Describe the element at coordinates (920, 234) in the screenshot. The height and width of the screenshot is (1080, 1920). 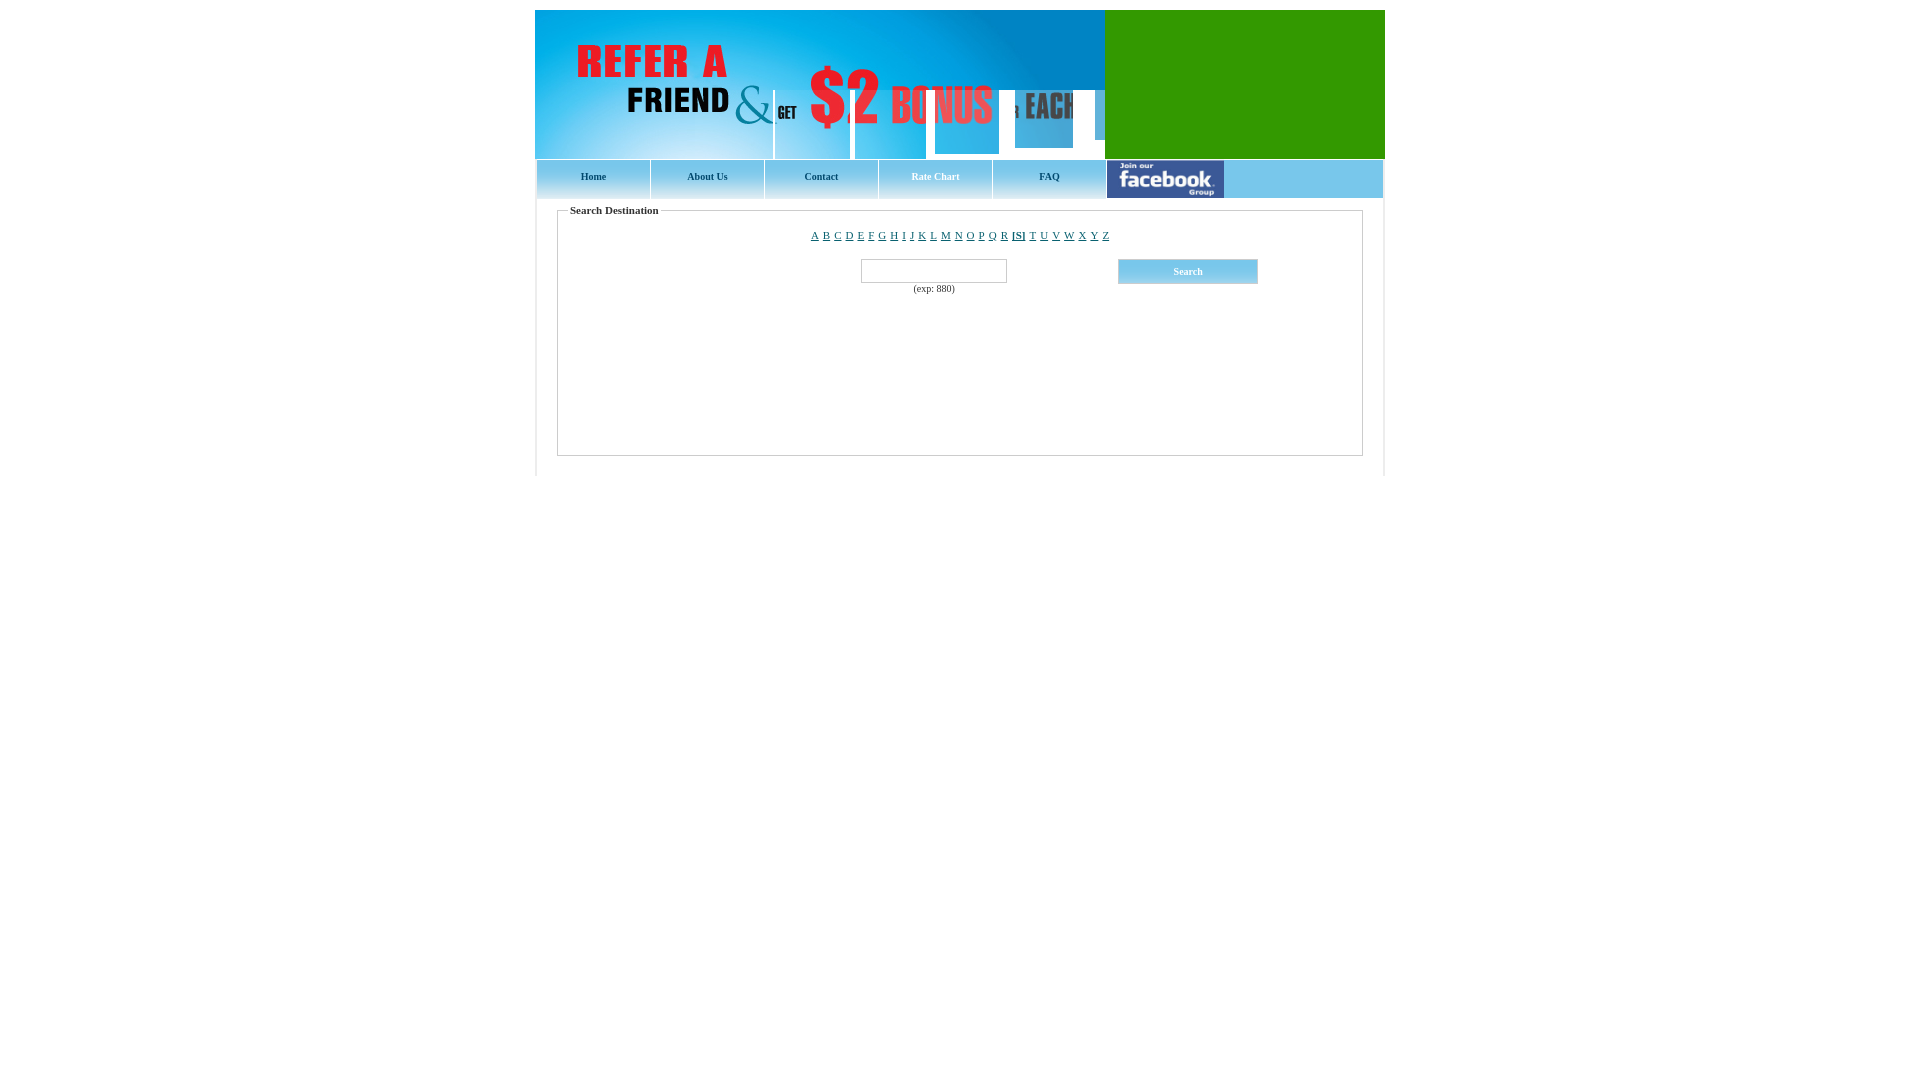
I see `'K'` at that location.